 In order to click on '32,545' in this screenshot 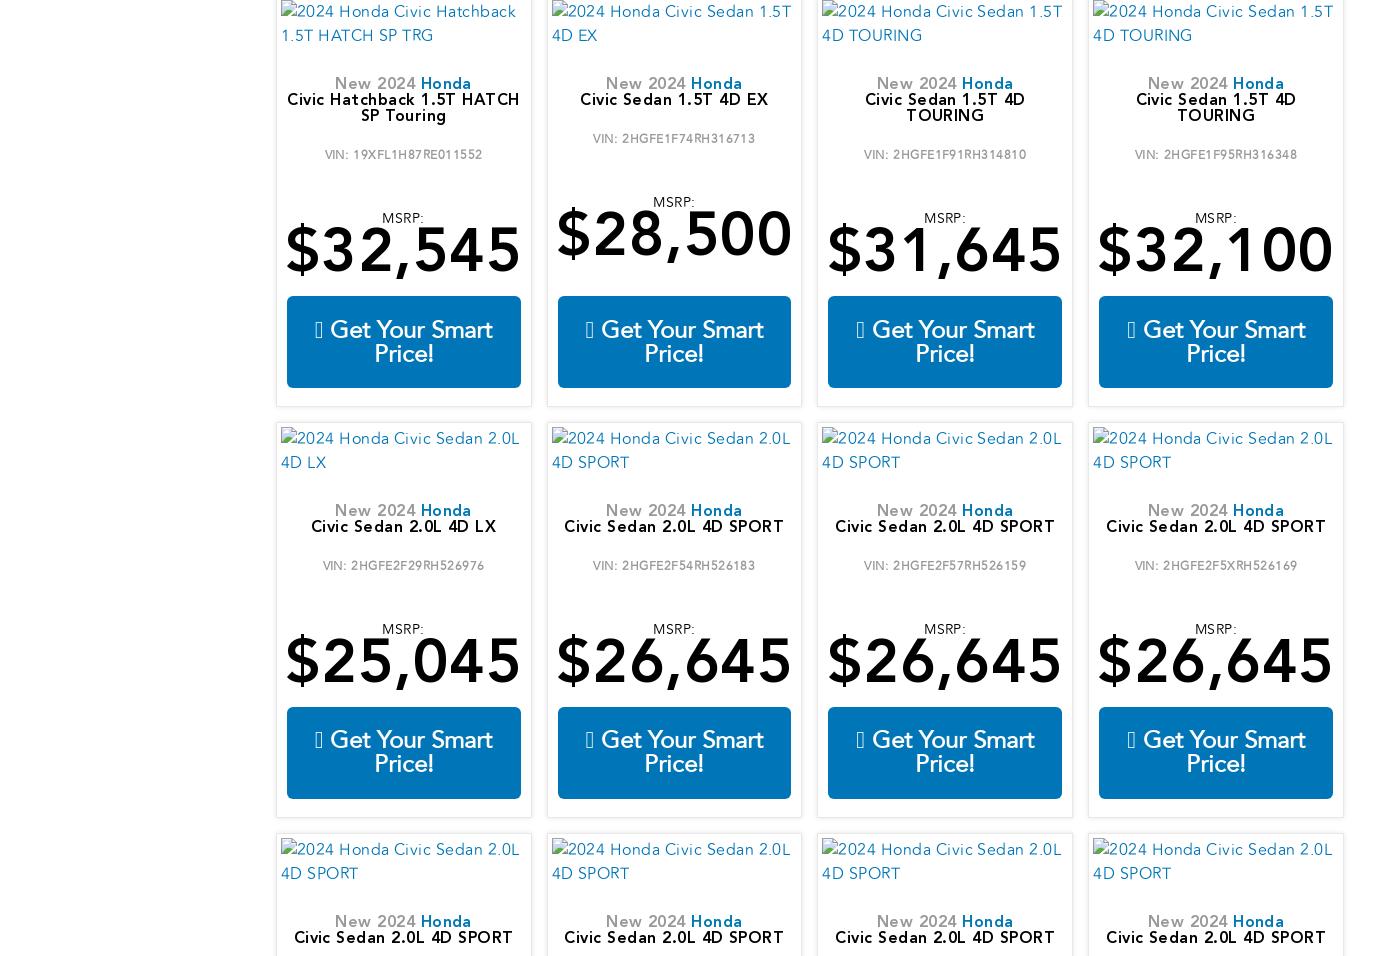, I will do `click(421, 255)`.